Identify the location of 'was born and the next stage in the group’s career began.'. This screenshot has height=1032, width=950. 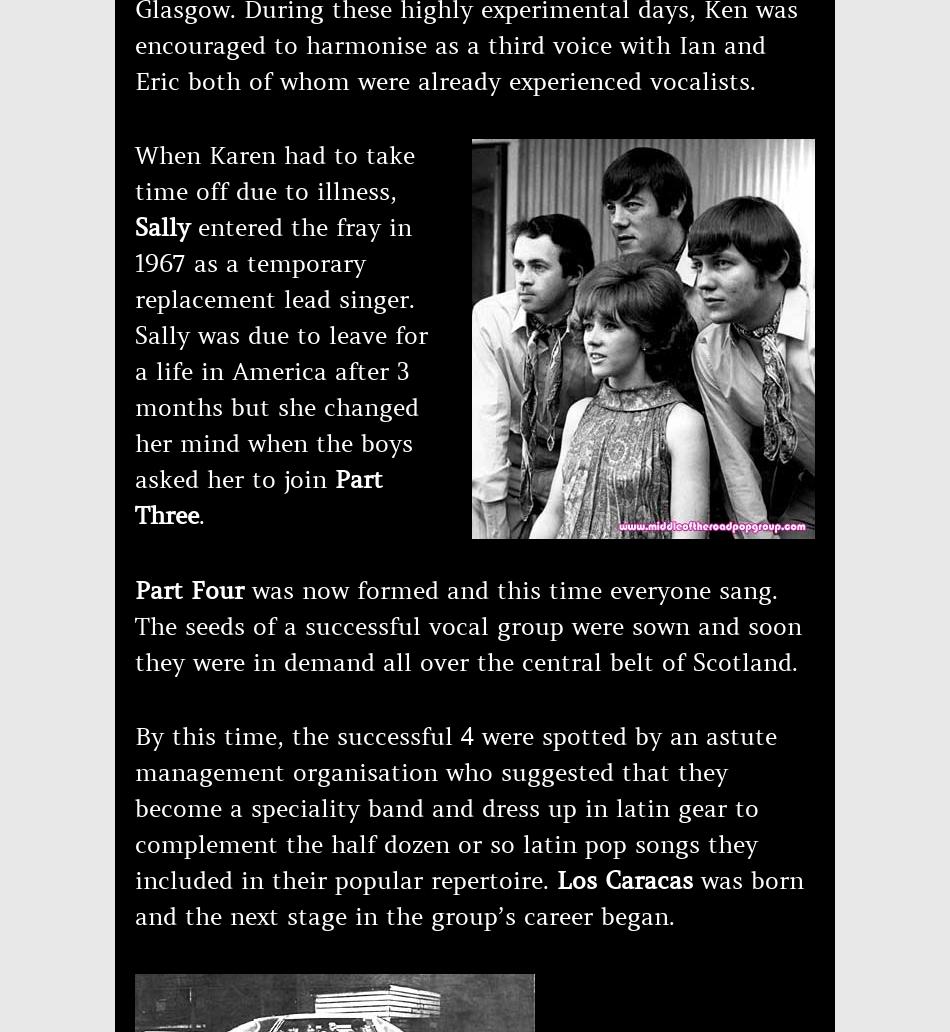
(468, 899).